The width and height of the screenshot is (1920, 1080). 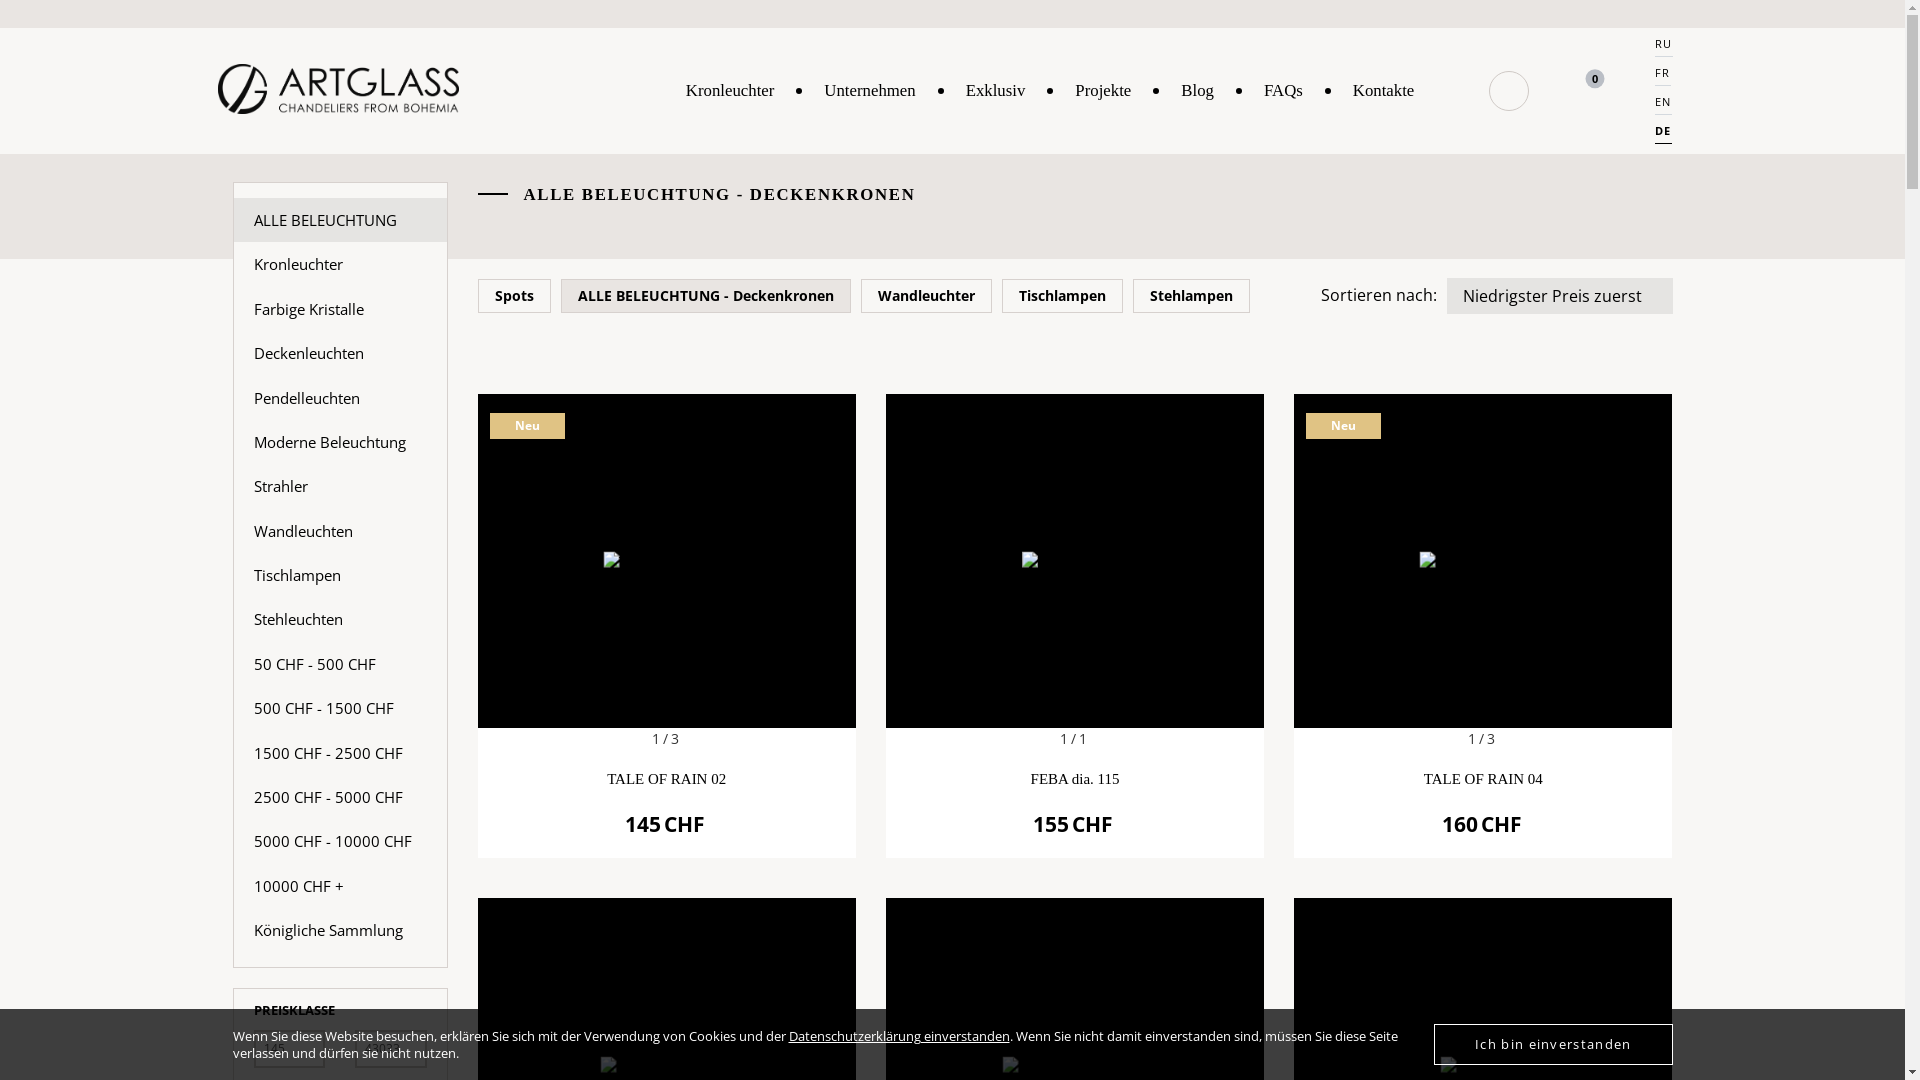 I want to click on '2500 CHF - 5000 CHF', so click(x=340, y=796).